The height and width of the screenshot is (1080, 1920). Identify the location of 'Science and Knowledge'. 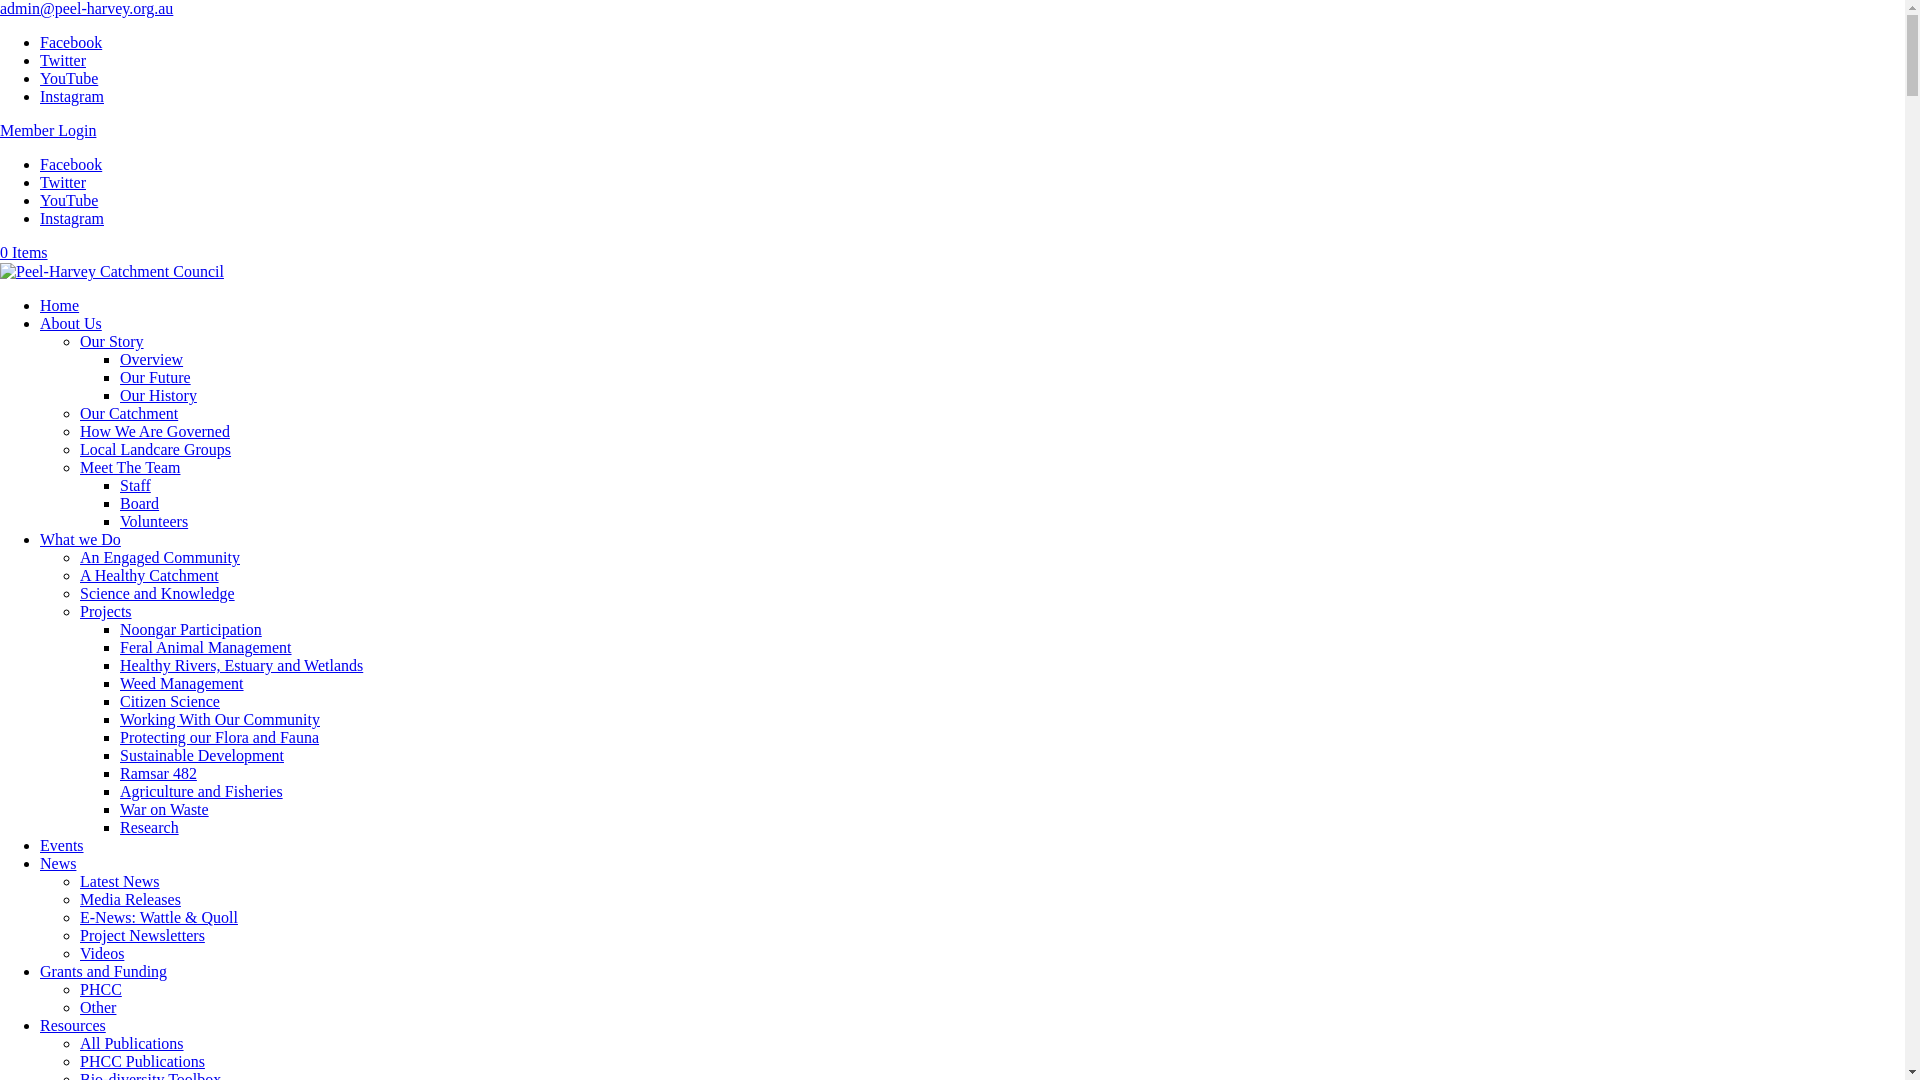
(156, 592).